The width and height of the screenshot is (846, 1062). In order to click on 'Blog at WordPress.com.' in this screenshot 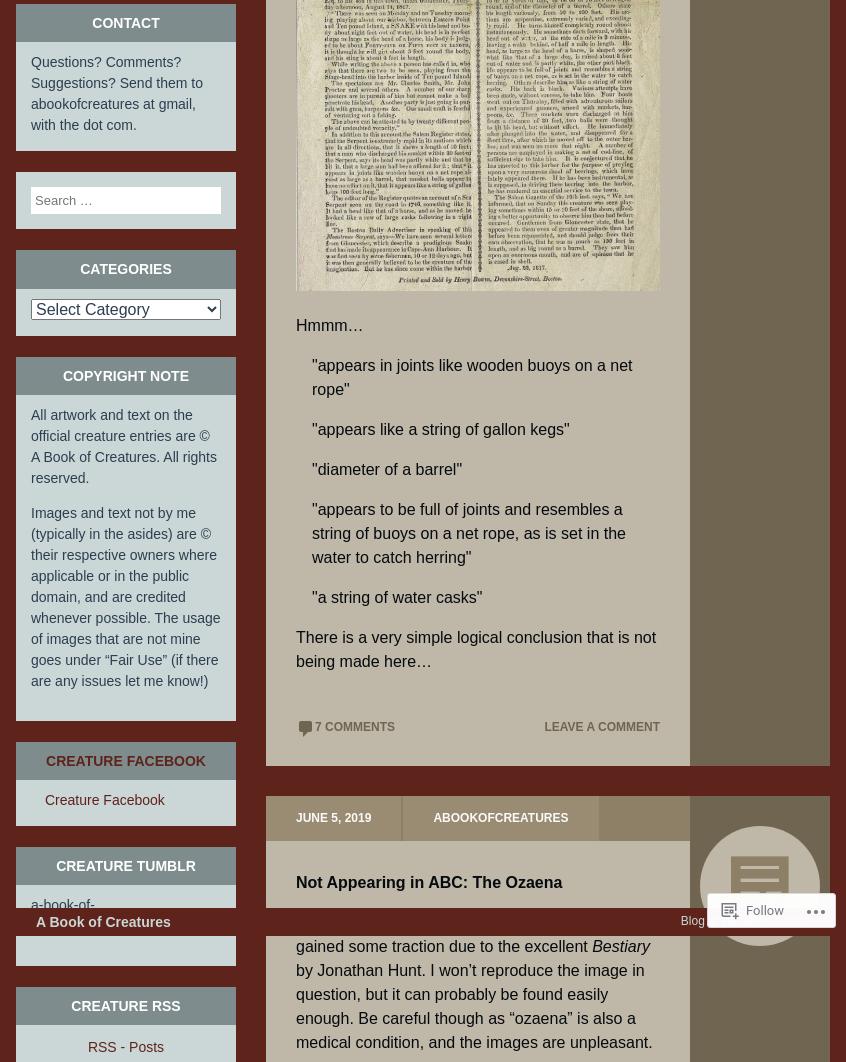, I will do `click(743, 972)`.